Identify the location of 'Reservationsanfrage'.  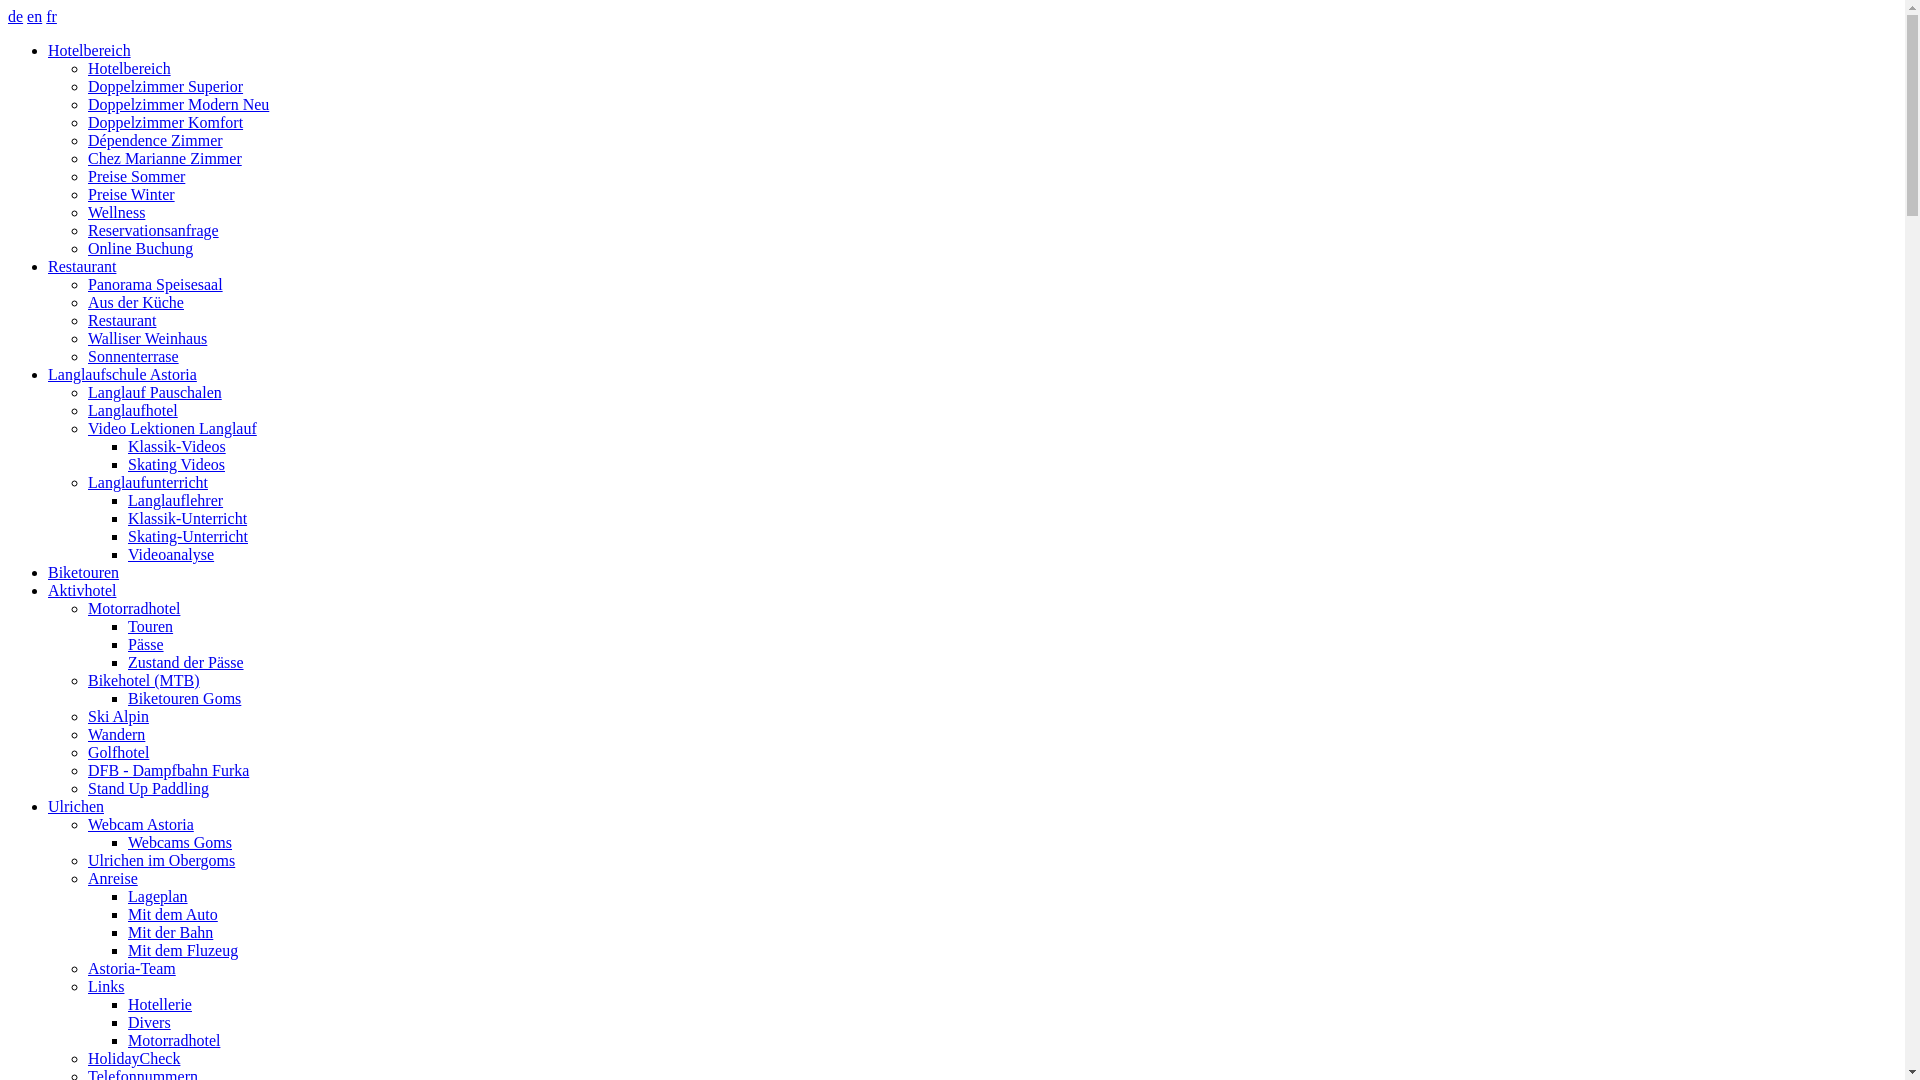
(86, 229).